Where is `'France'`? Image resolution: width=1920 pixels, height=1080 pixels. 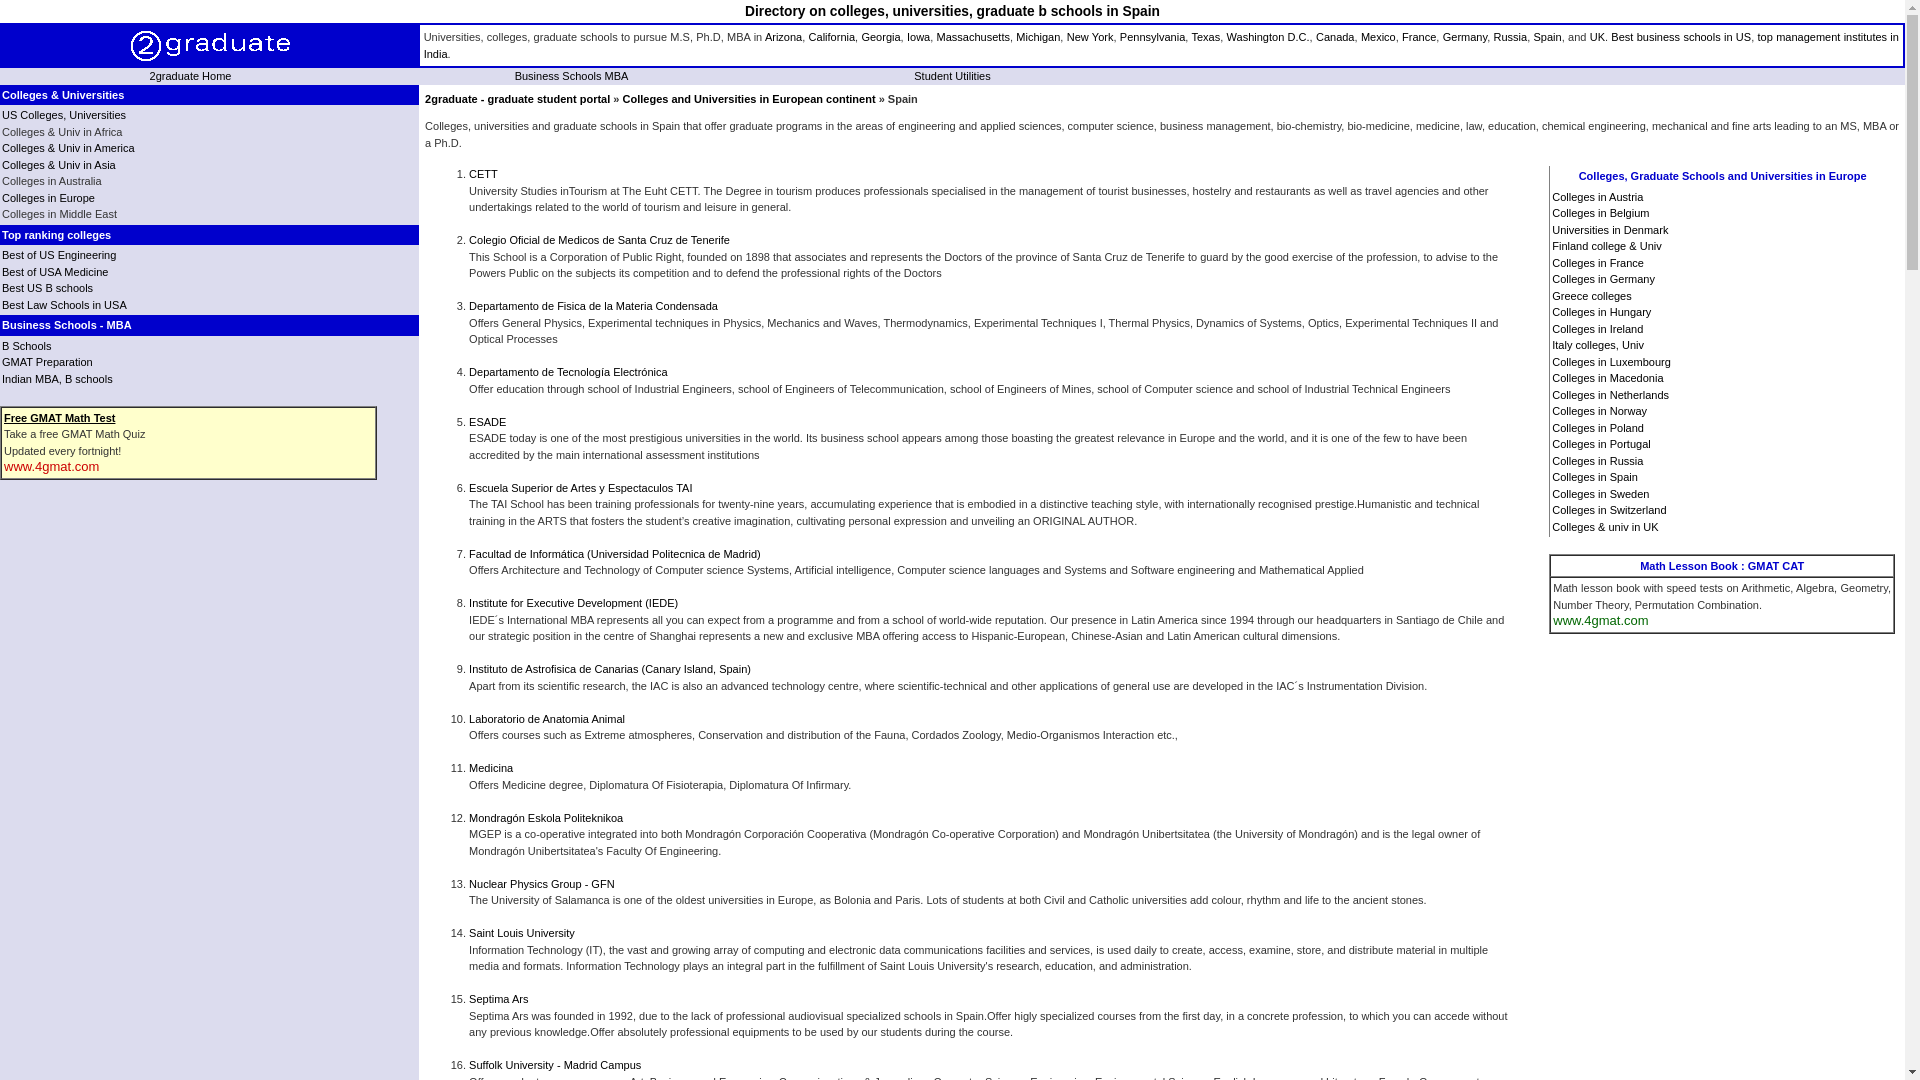
'France' is located at coordinates (1418, 37).